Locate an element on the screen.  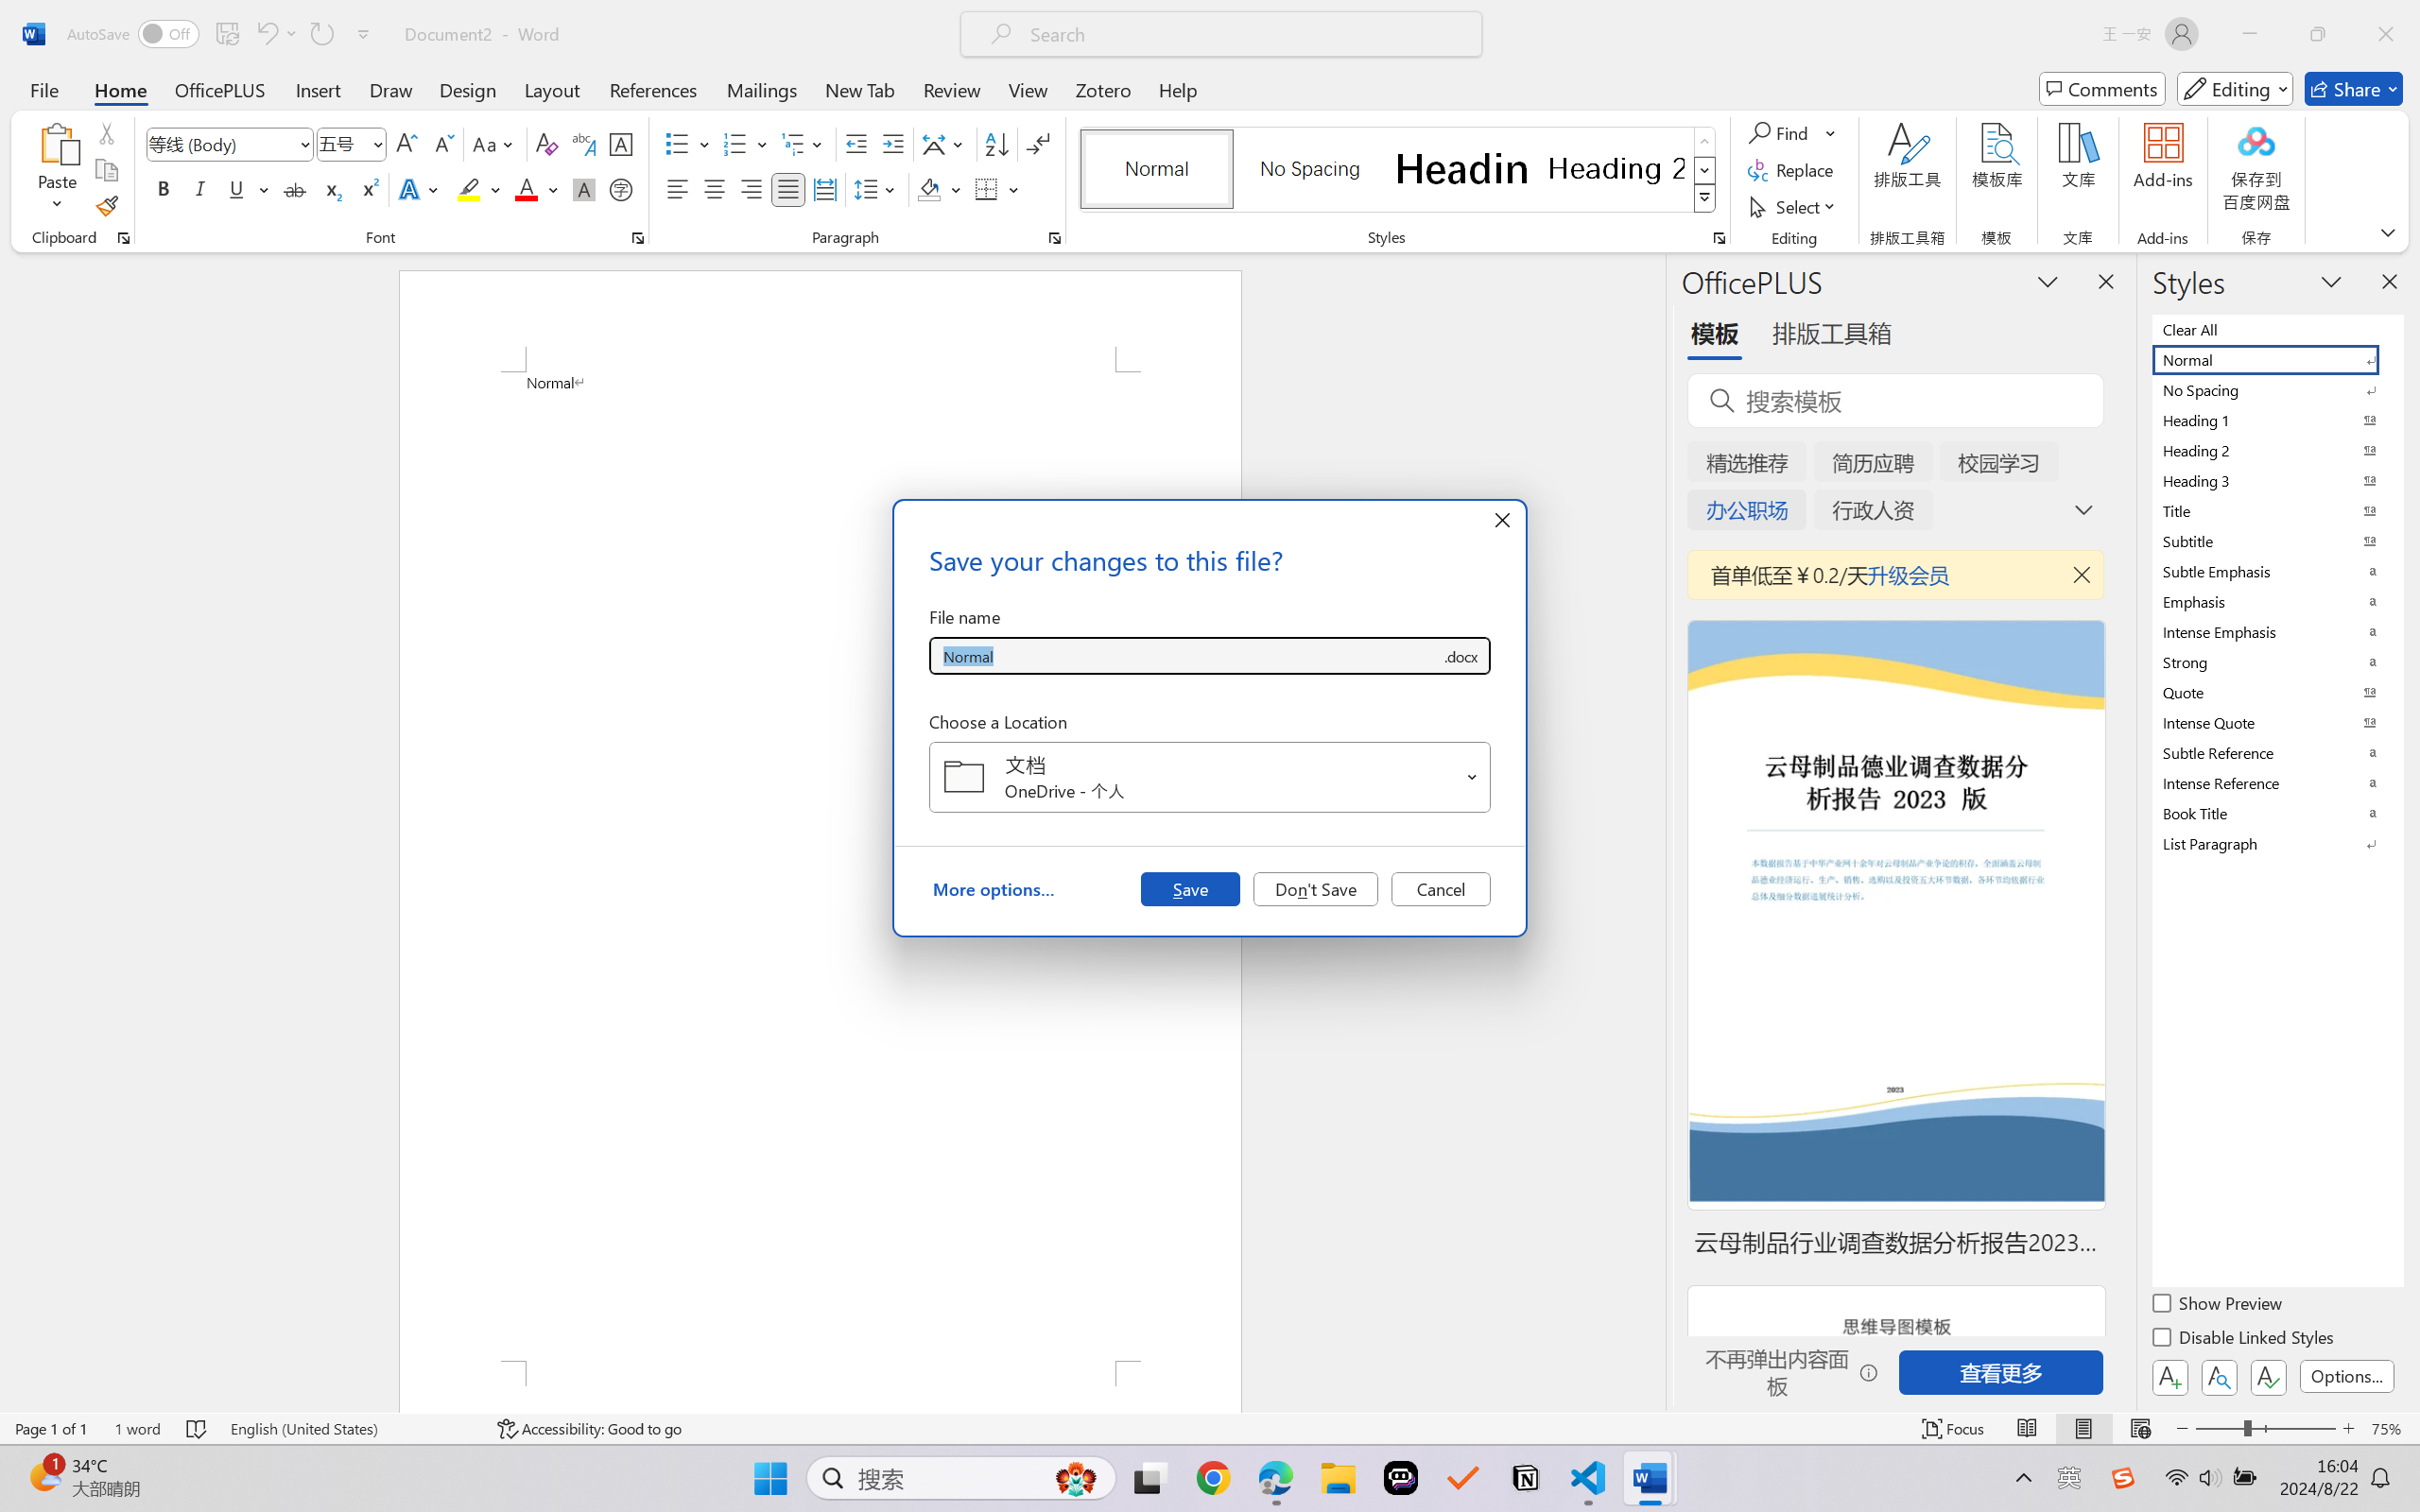
'Font Color Red' is located at coordinates (527, 188).